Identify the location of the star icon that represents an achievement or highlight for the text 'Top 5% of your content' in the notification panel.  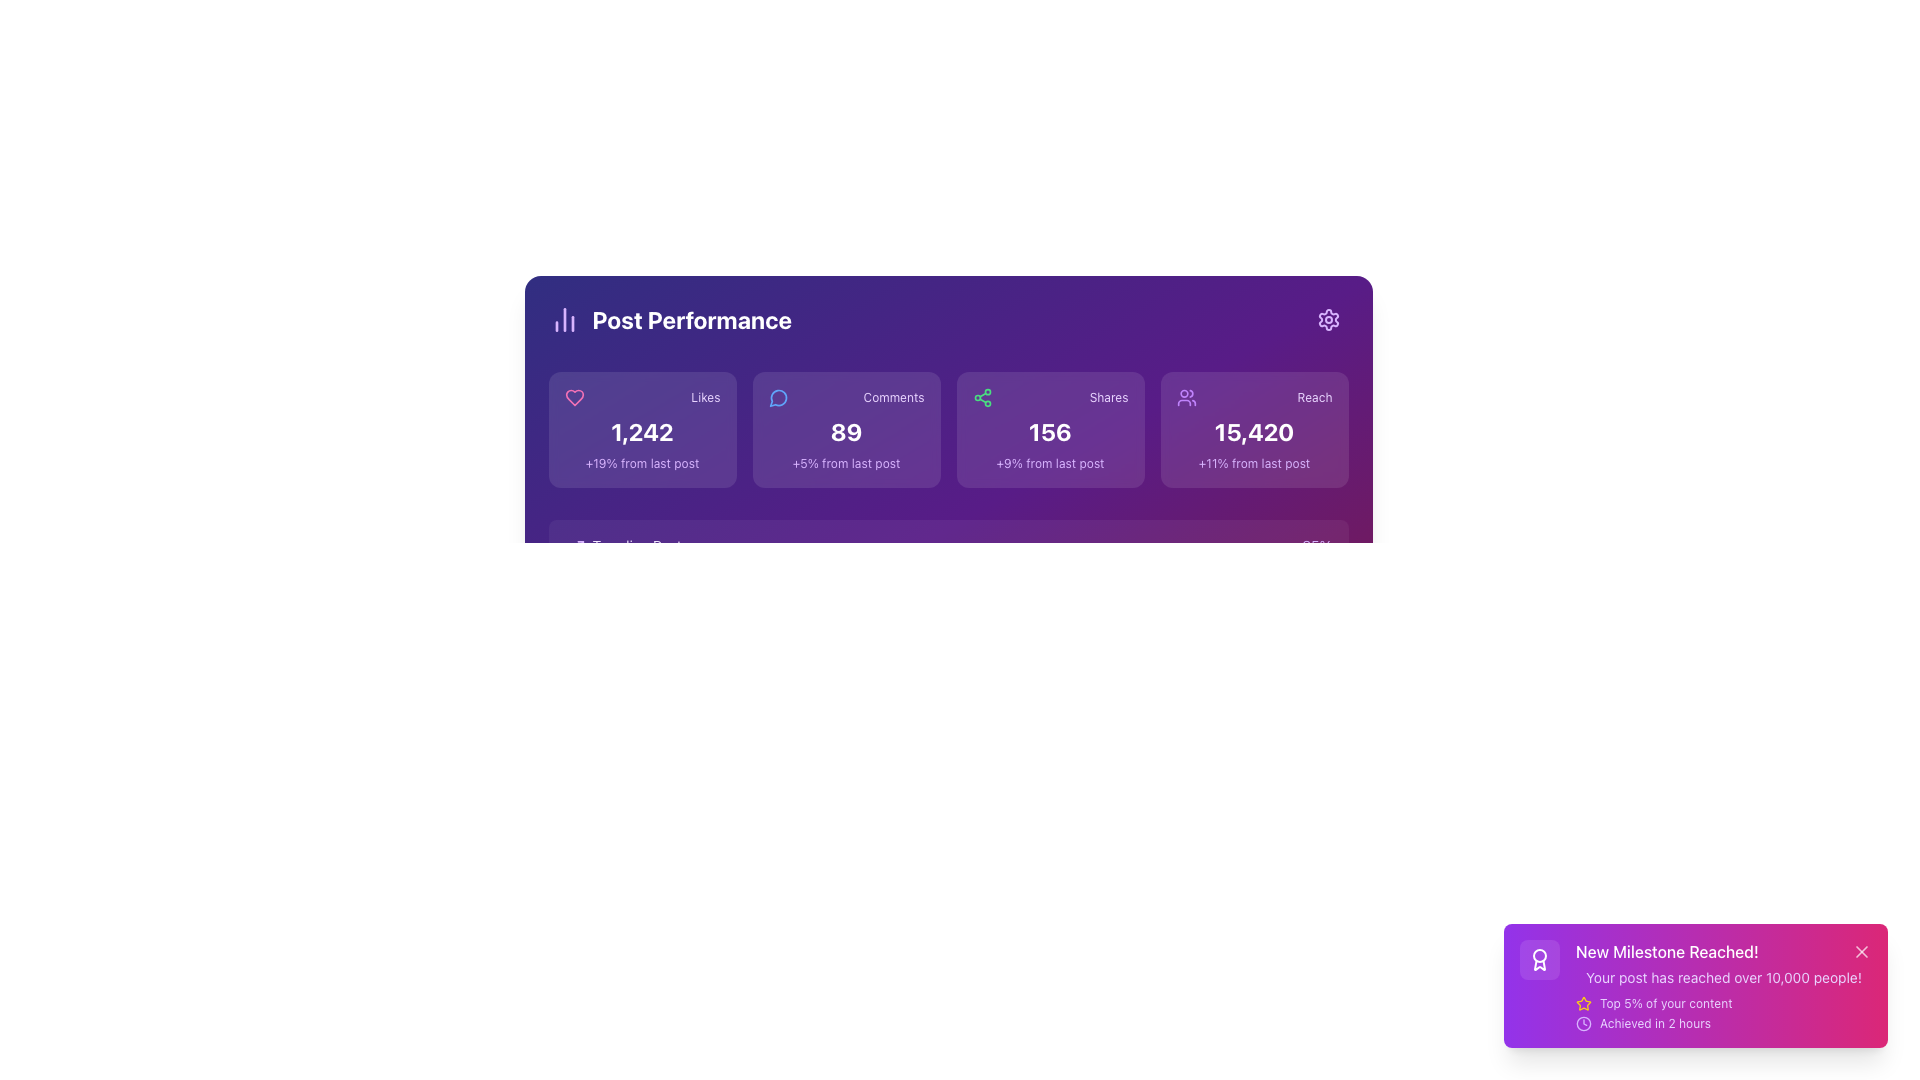
(1583, 1003).